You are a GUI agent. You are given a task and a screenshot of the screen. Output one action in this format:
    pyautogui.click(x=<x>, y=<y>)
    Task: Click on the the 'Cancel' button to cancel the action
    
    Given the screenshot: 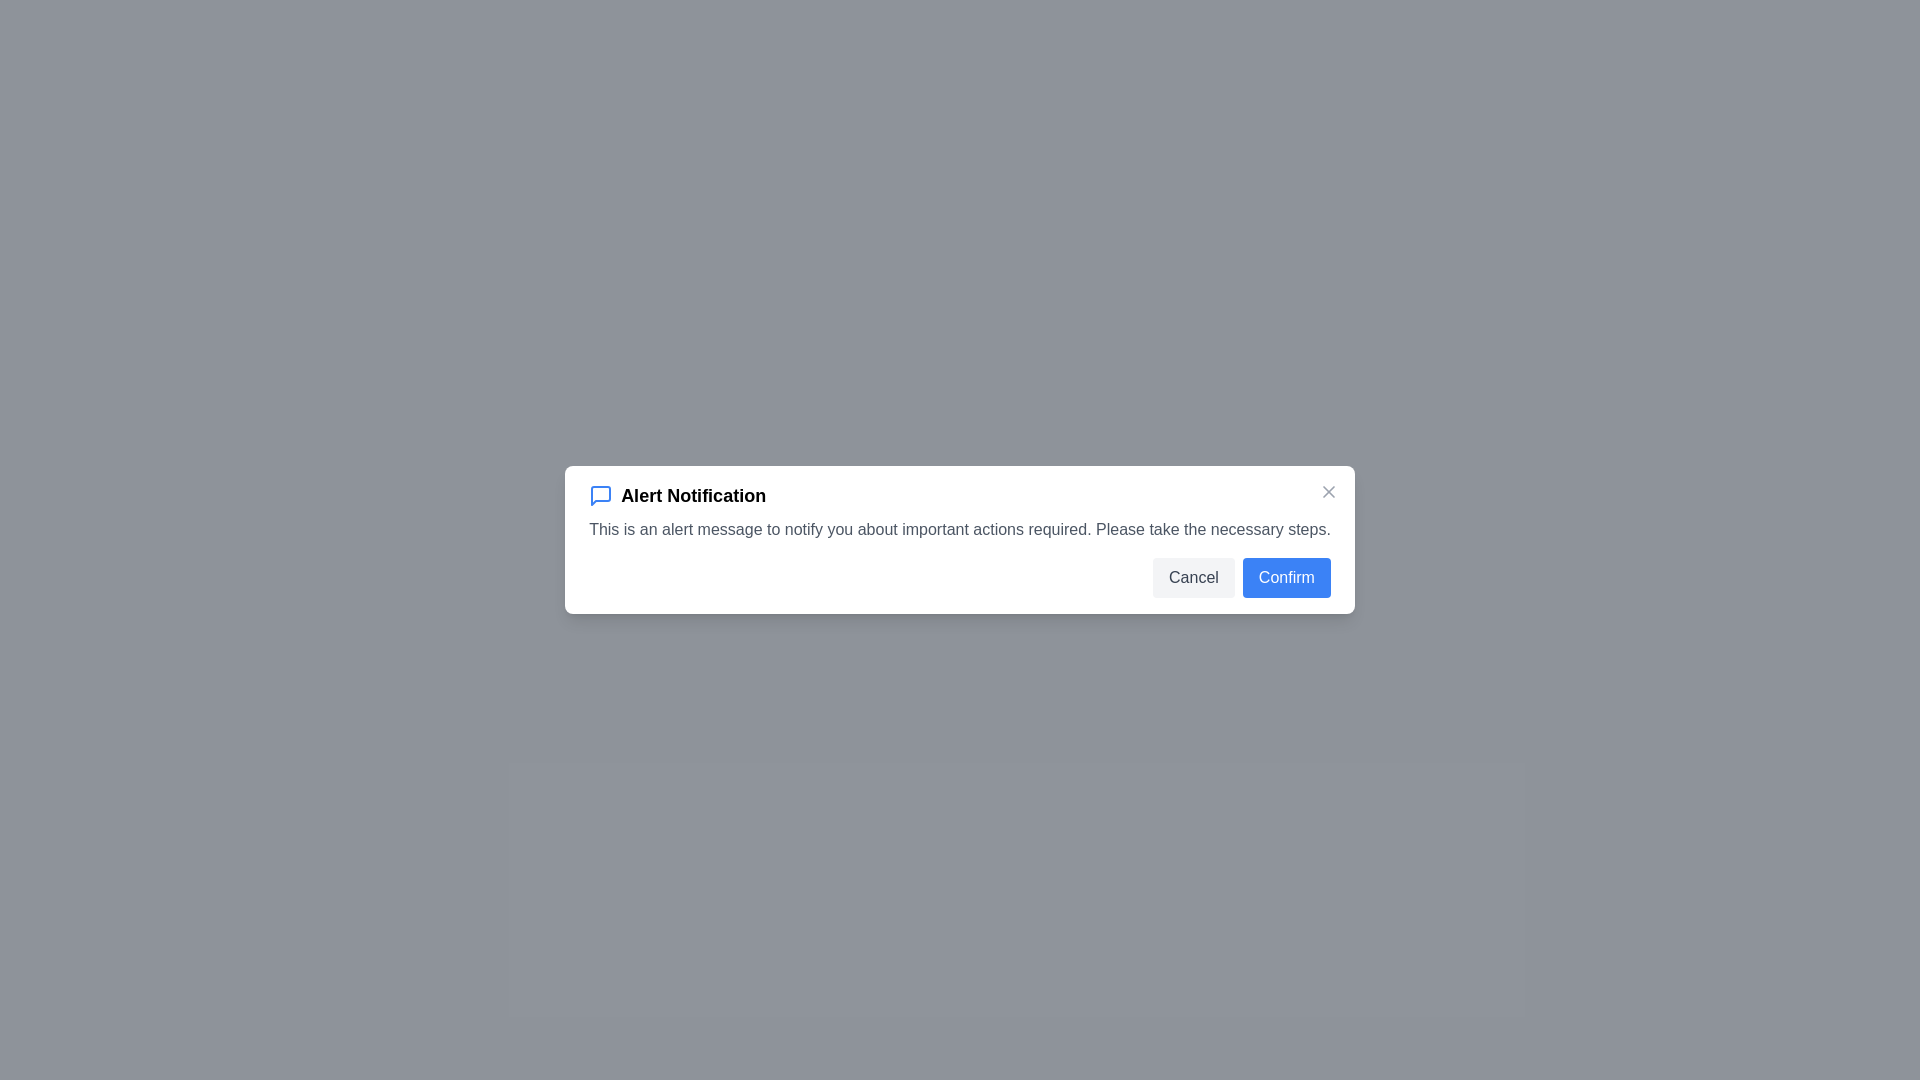 What is the action you would take?
    pyautogui.click(x=1193, y=578)
    